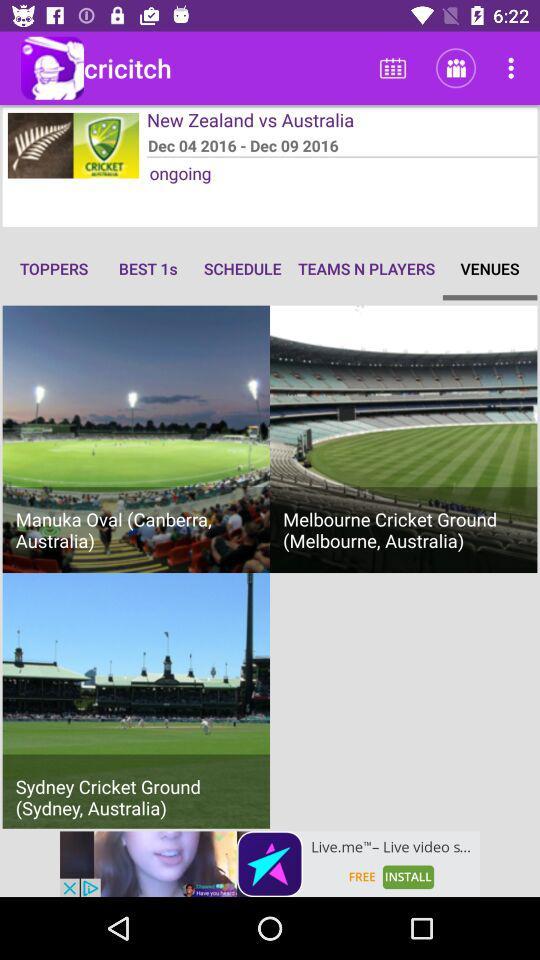  Describe the element at coordinates (270, 863) in the screenshot. I see `click discription` at that location.